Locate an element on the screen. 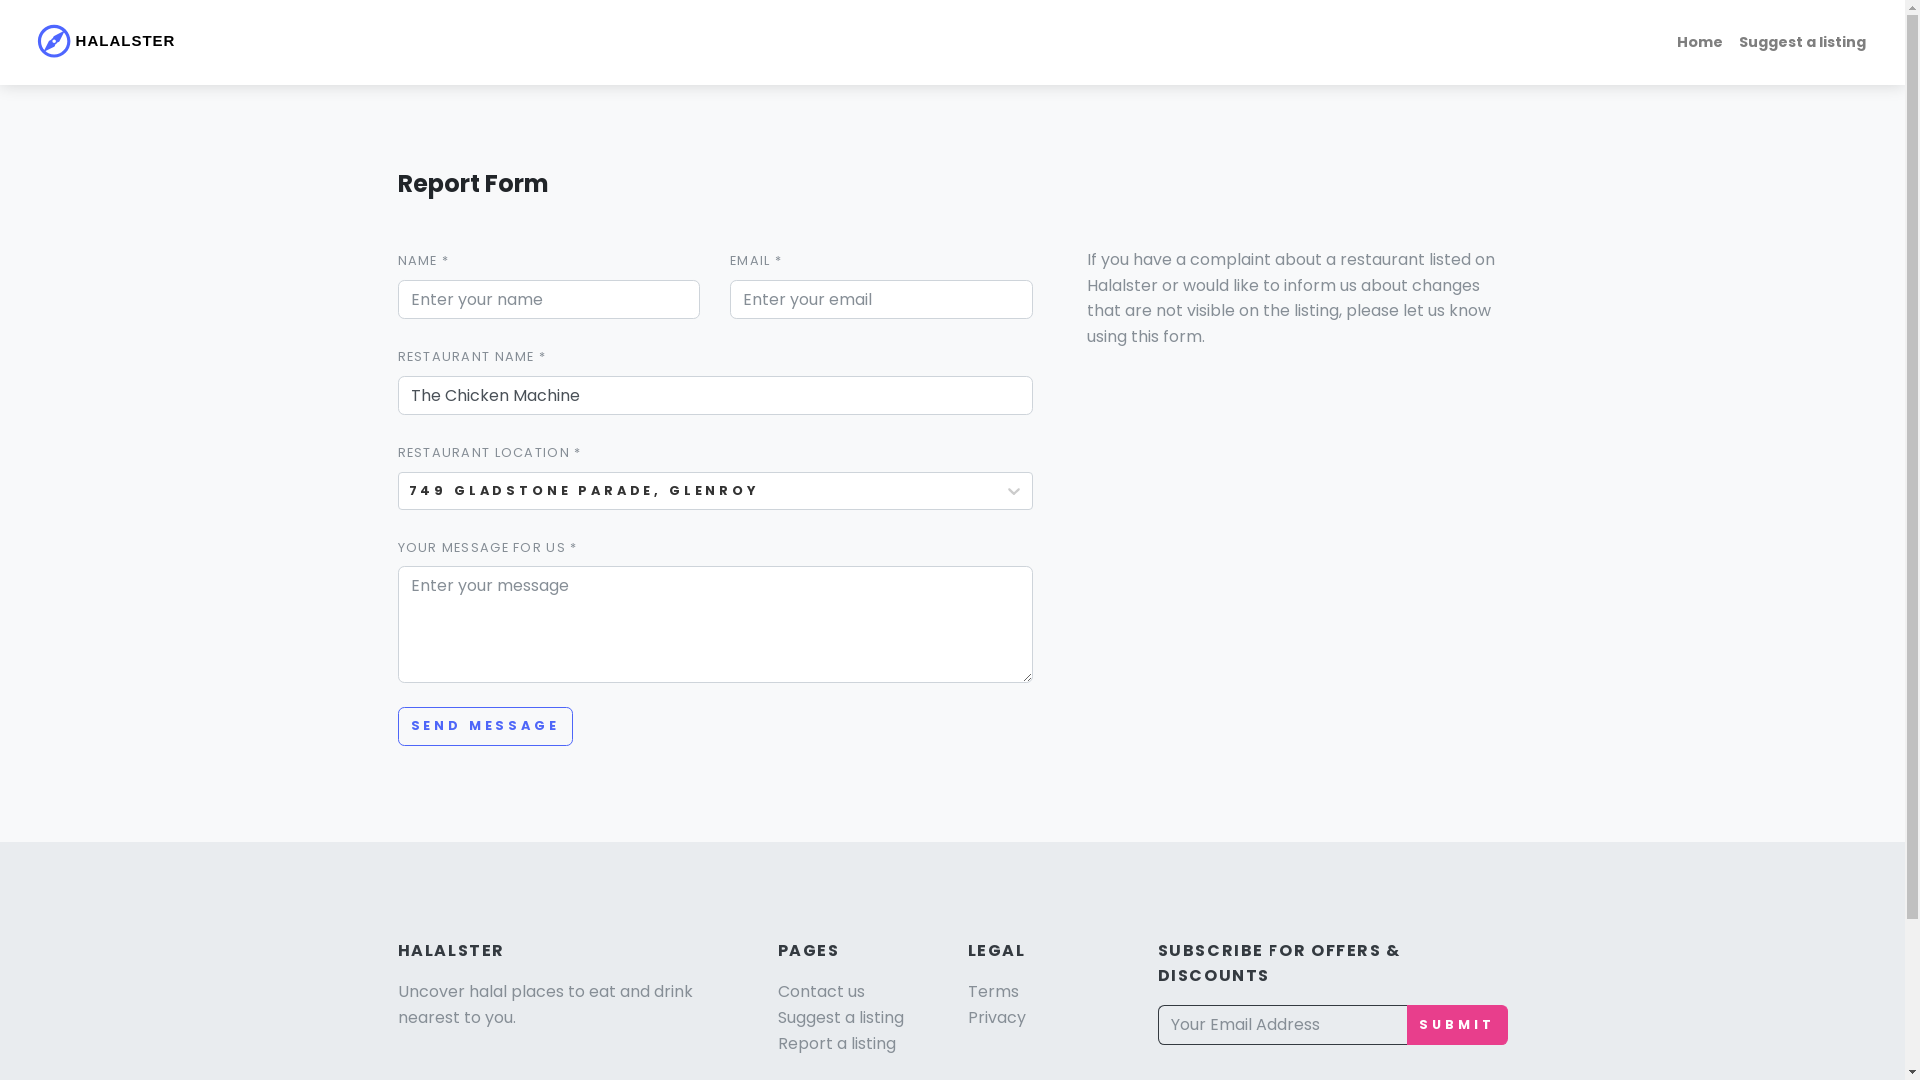 The width and height of the screenshot is (1920, 1080). 'SUBMIT' is located at coordinates (1457, 1025).